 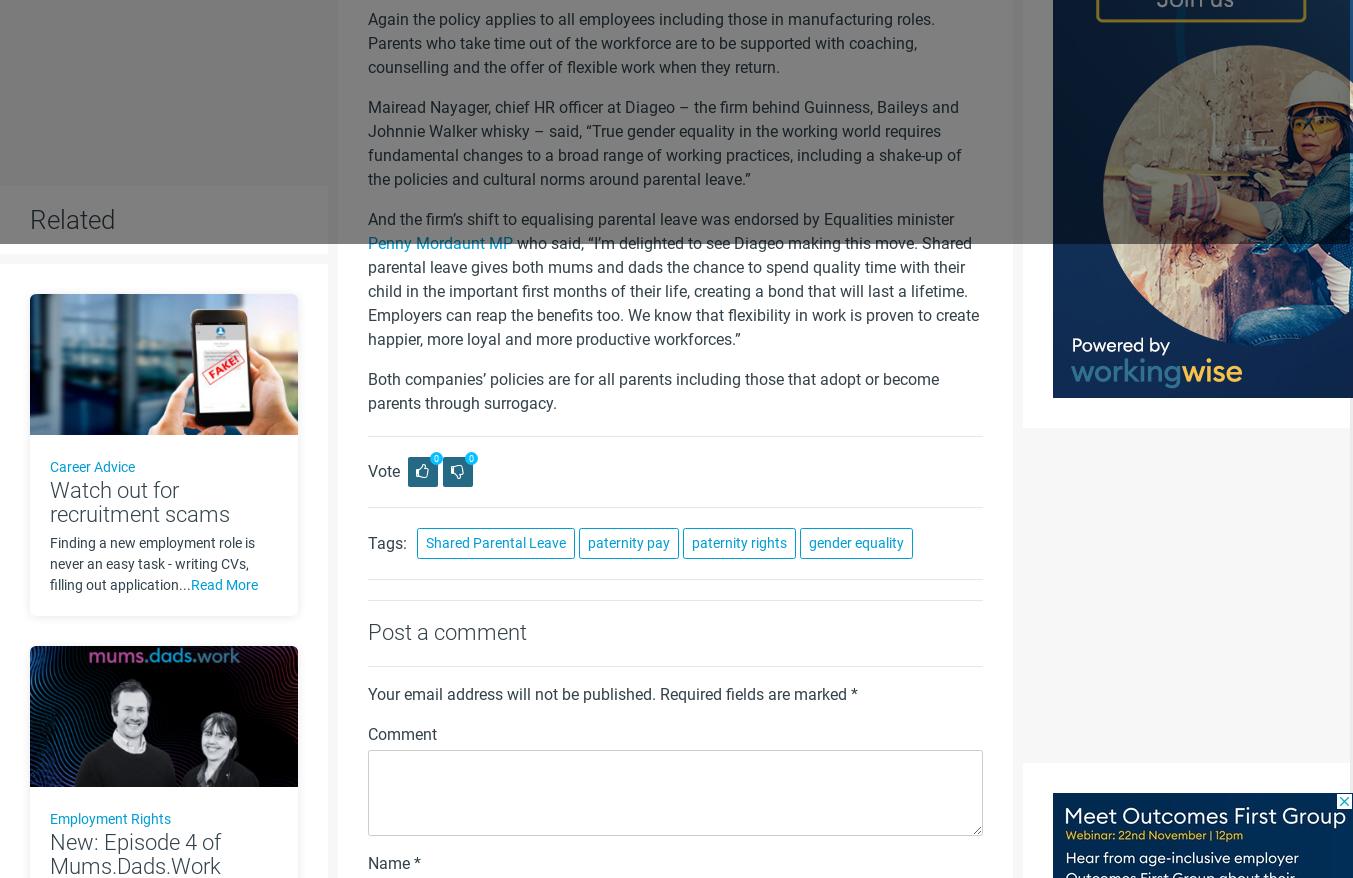 What do you see at coordinates (92, 465) in the screenshot?
I see `'Career Advice'` at bounding box center [92, 465].